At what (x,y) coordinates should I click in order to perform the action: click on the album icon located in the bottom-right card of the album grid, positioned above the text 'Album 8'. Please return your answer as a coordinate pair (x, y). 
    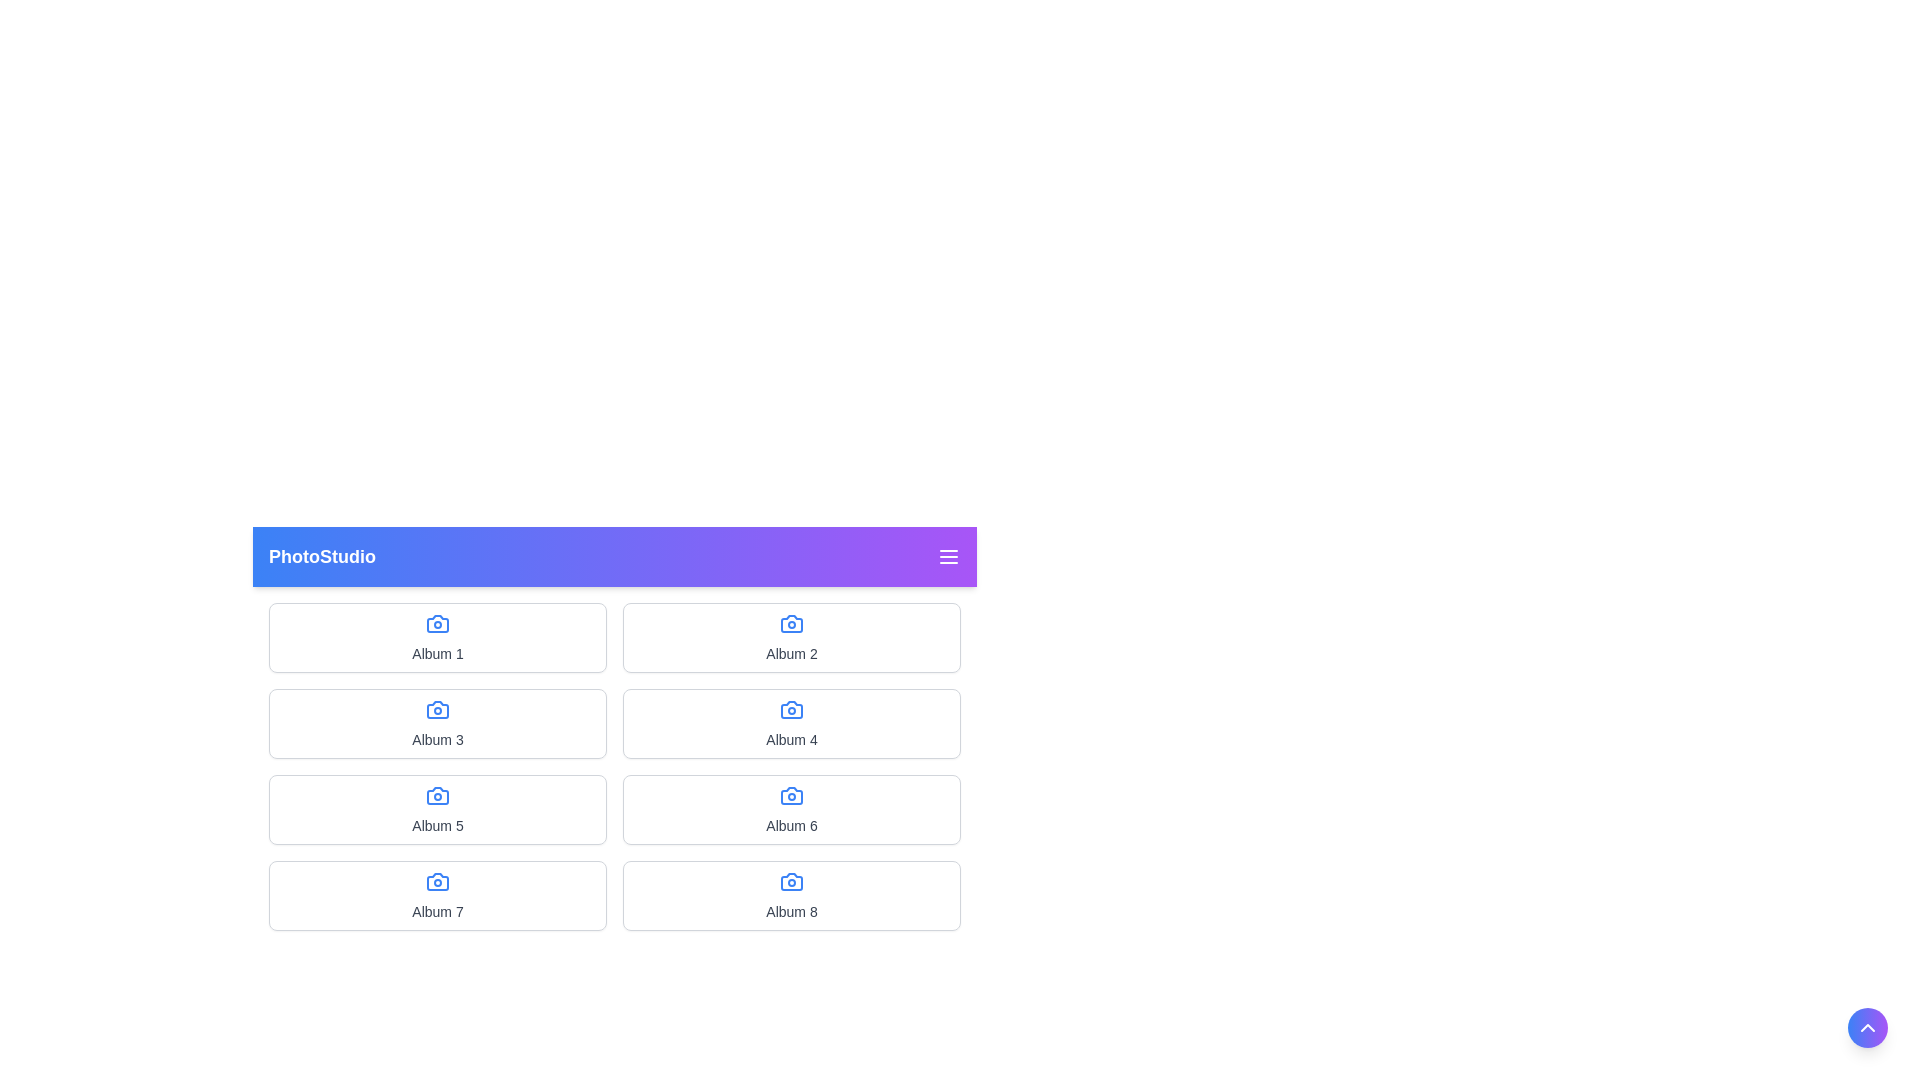
    Looking at the image, I should click on (791, 881).